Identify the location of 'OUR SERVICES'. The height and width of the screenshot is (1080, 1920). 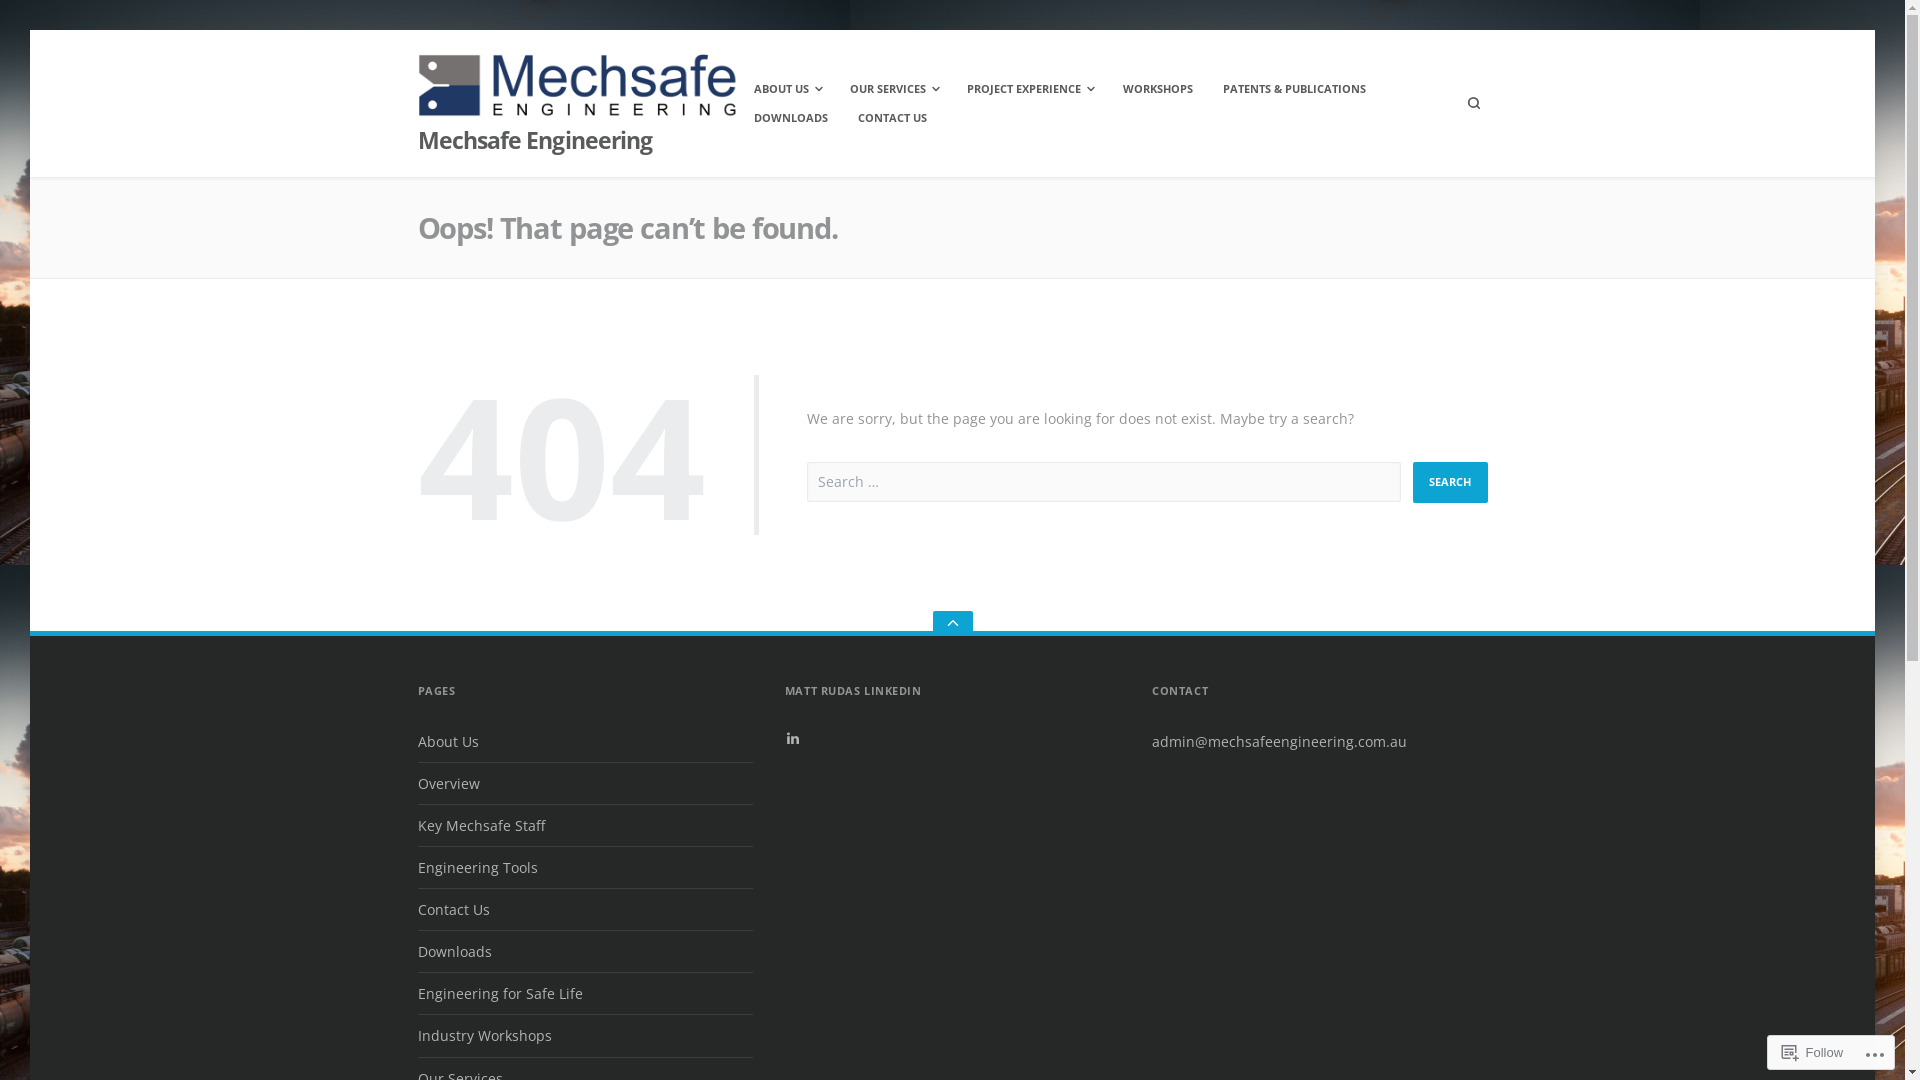
(892, 87).